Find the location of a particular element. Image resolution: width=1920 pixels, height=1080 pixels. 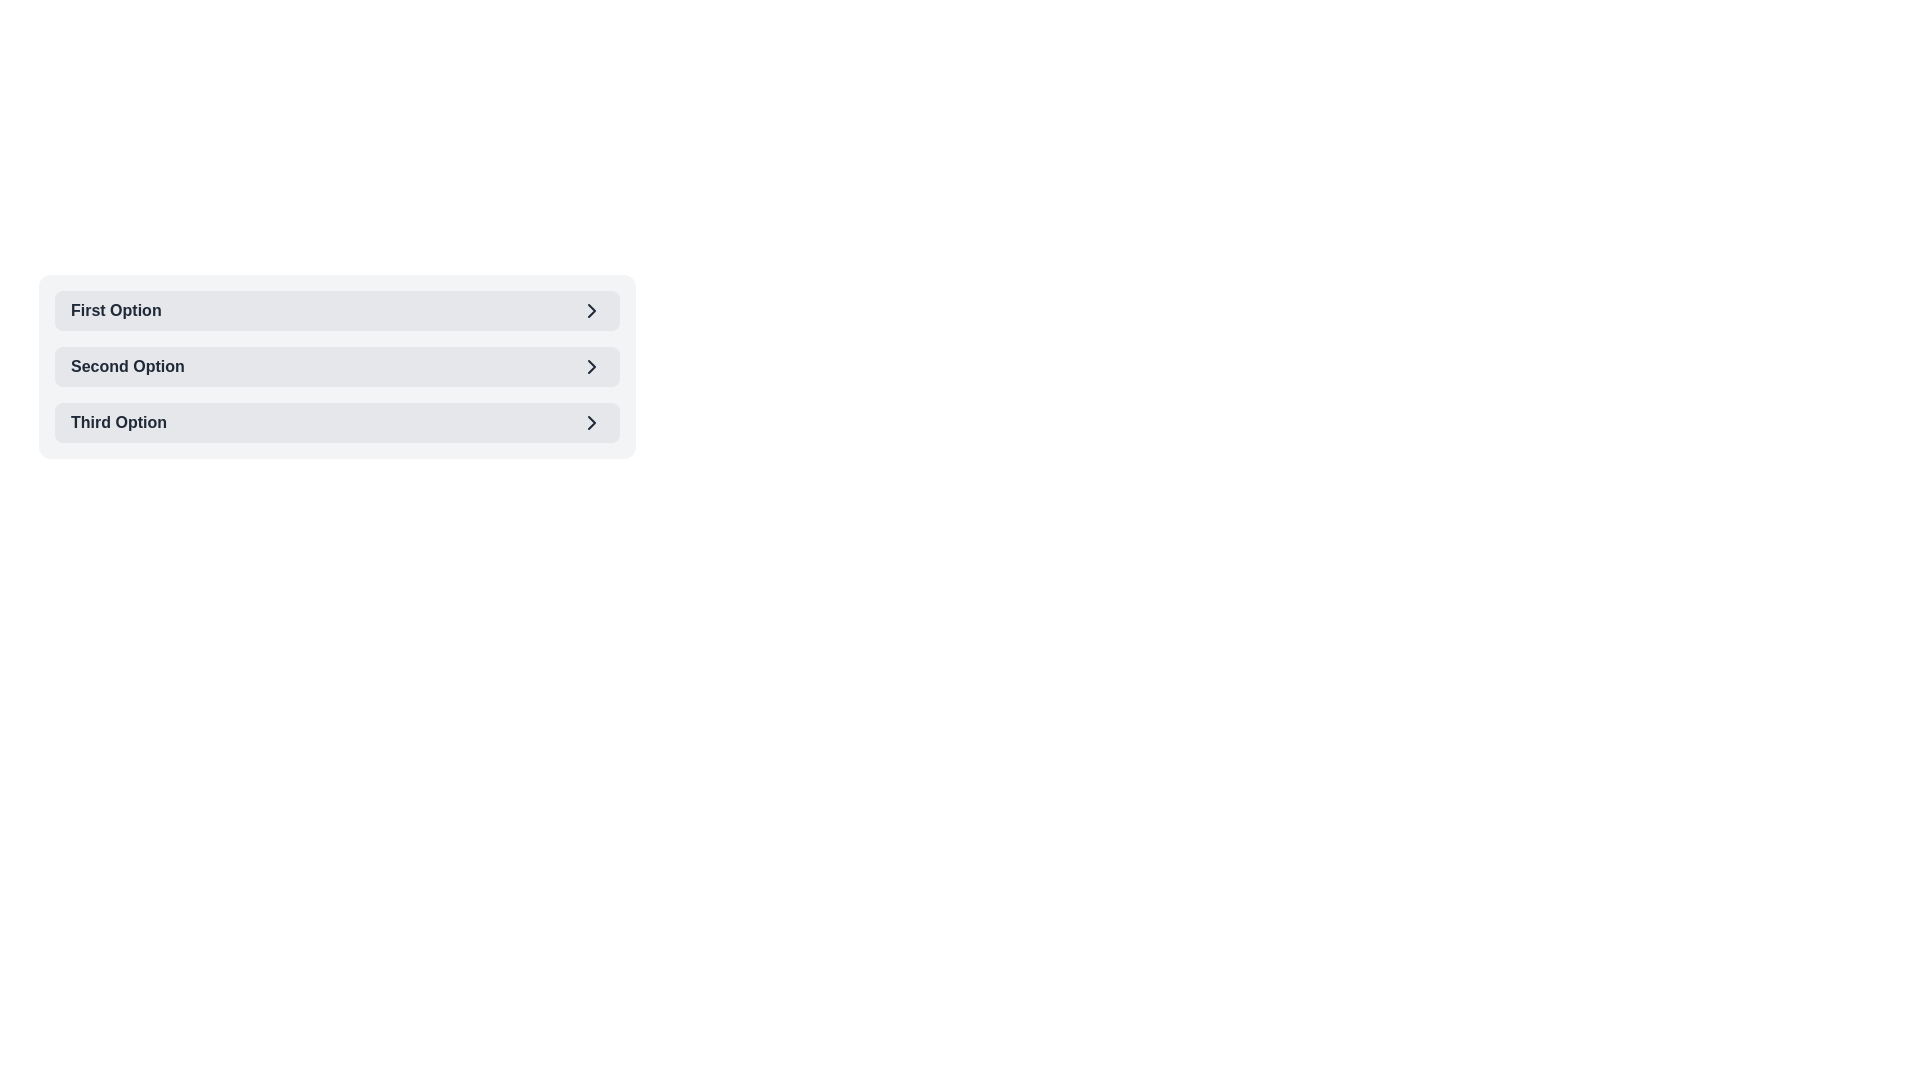

the informational panel located directly below the 'Third Option' section to trigger tooltip or focus-related behaviors is located at coordinates (337, 486).